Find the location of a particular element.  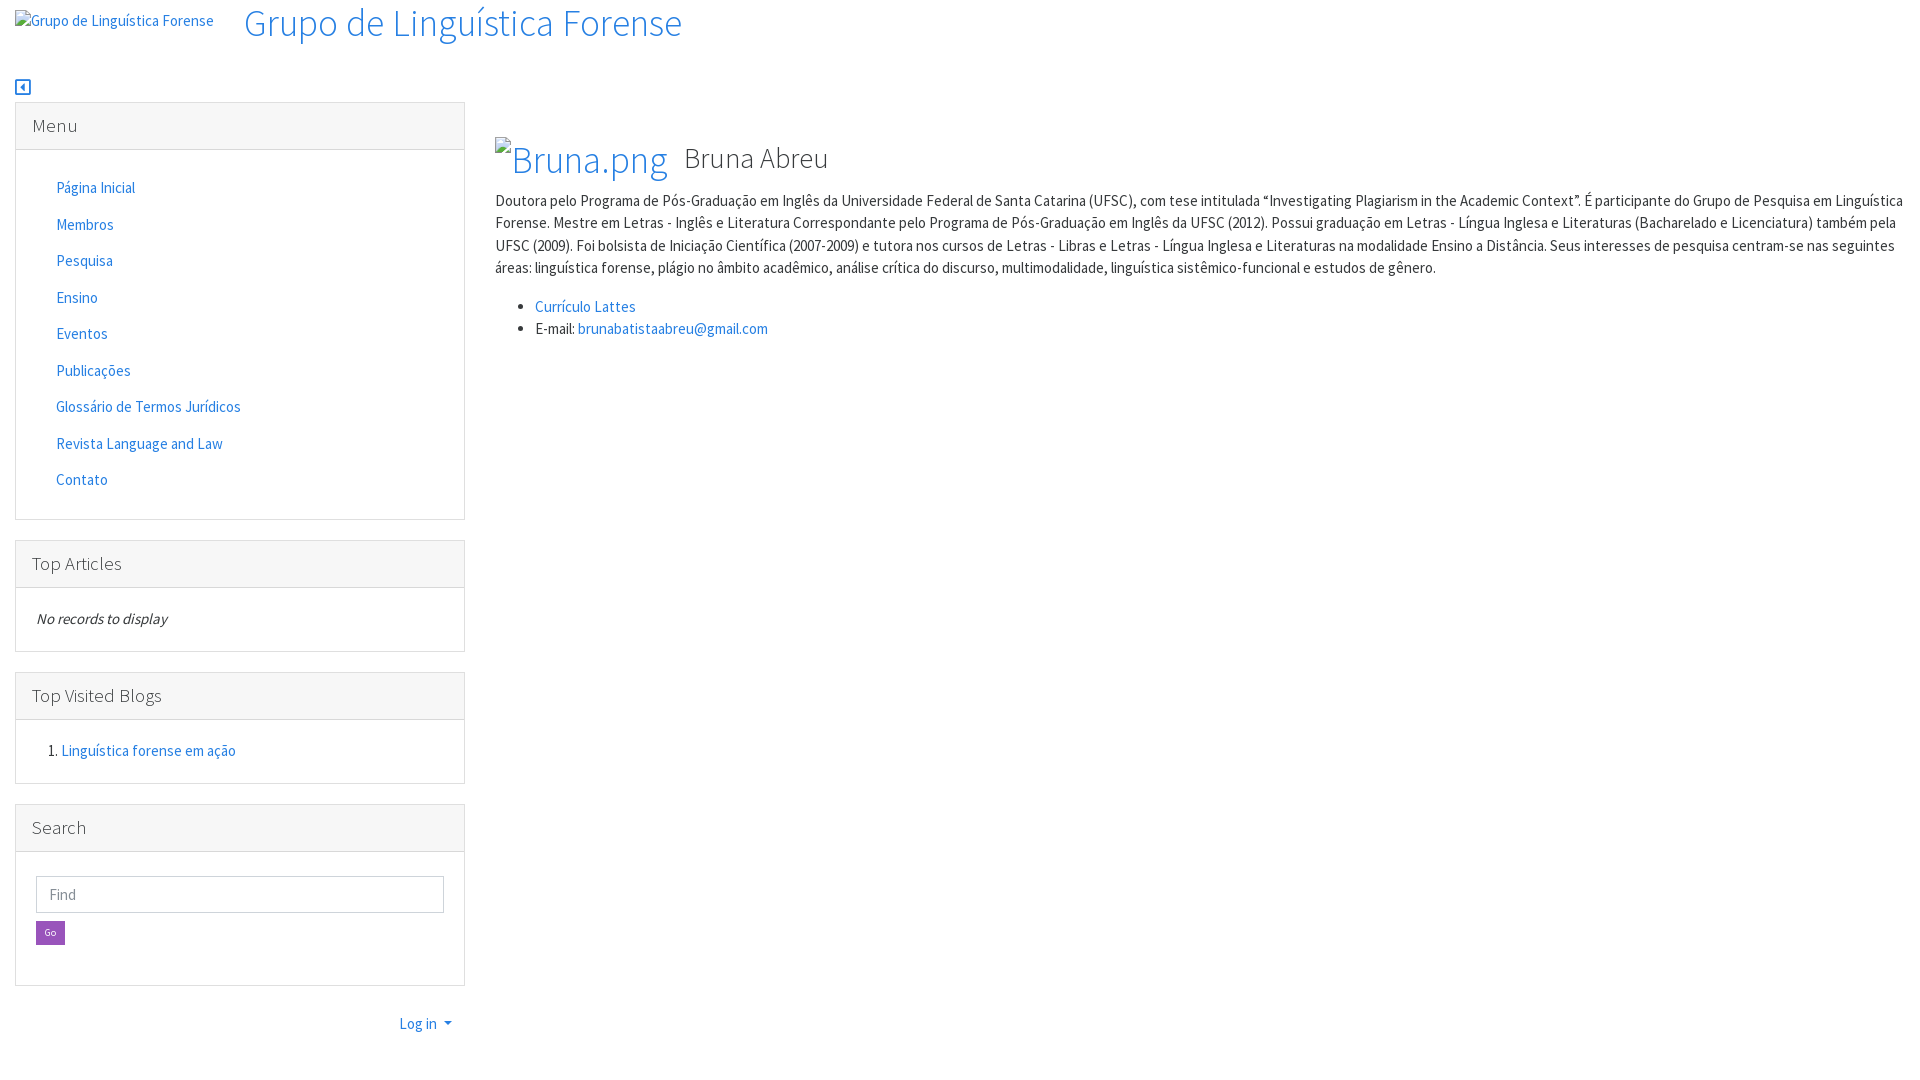

'Ensino' is located at coordinates (147, 298).